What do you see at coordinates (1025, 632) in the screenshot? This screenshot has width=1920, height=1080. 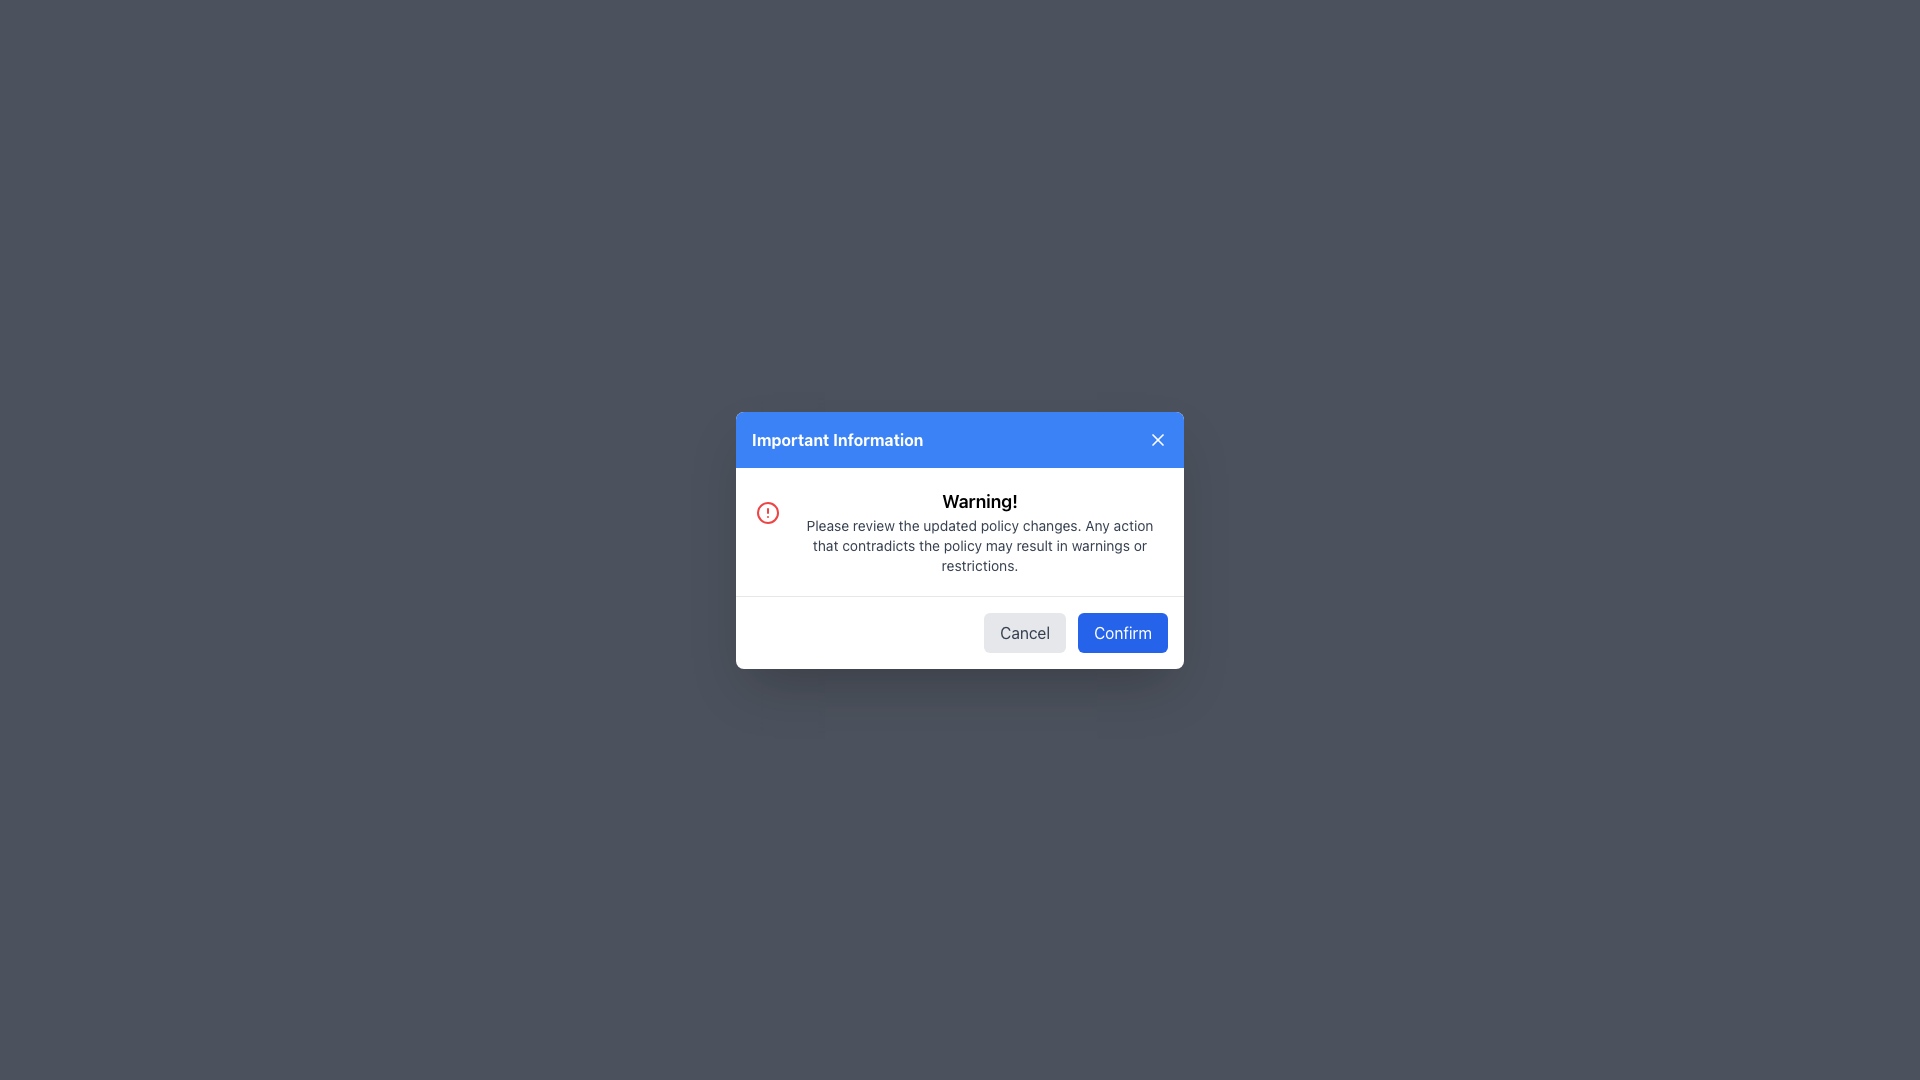 I see `the cancel button located in the bottom-right section of the dialog box` at bounding box center [1025, 632].